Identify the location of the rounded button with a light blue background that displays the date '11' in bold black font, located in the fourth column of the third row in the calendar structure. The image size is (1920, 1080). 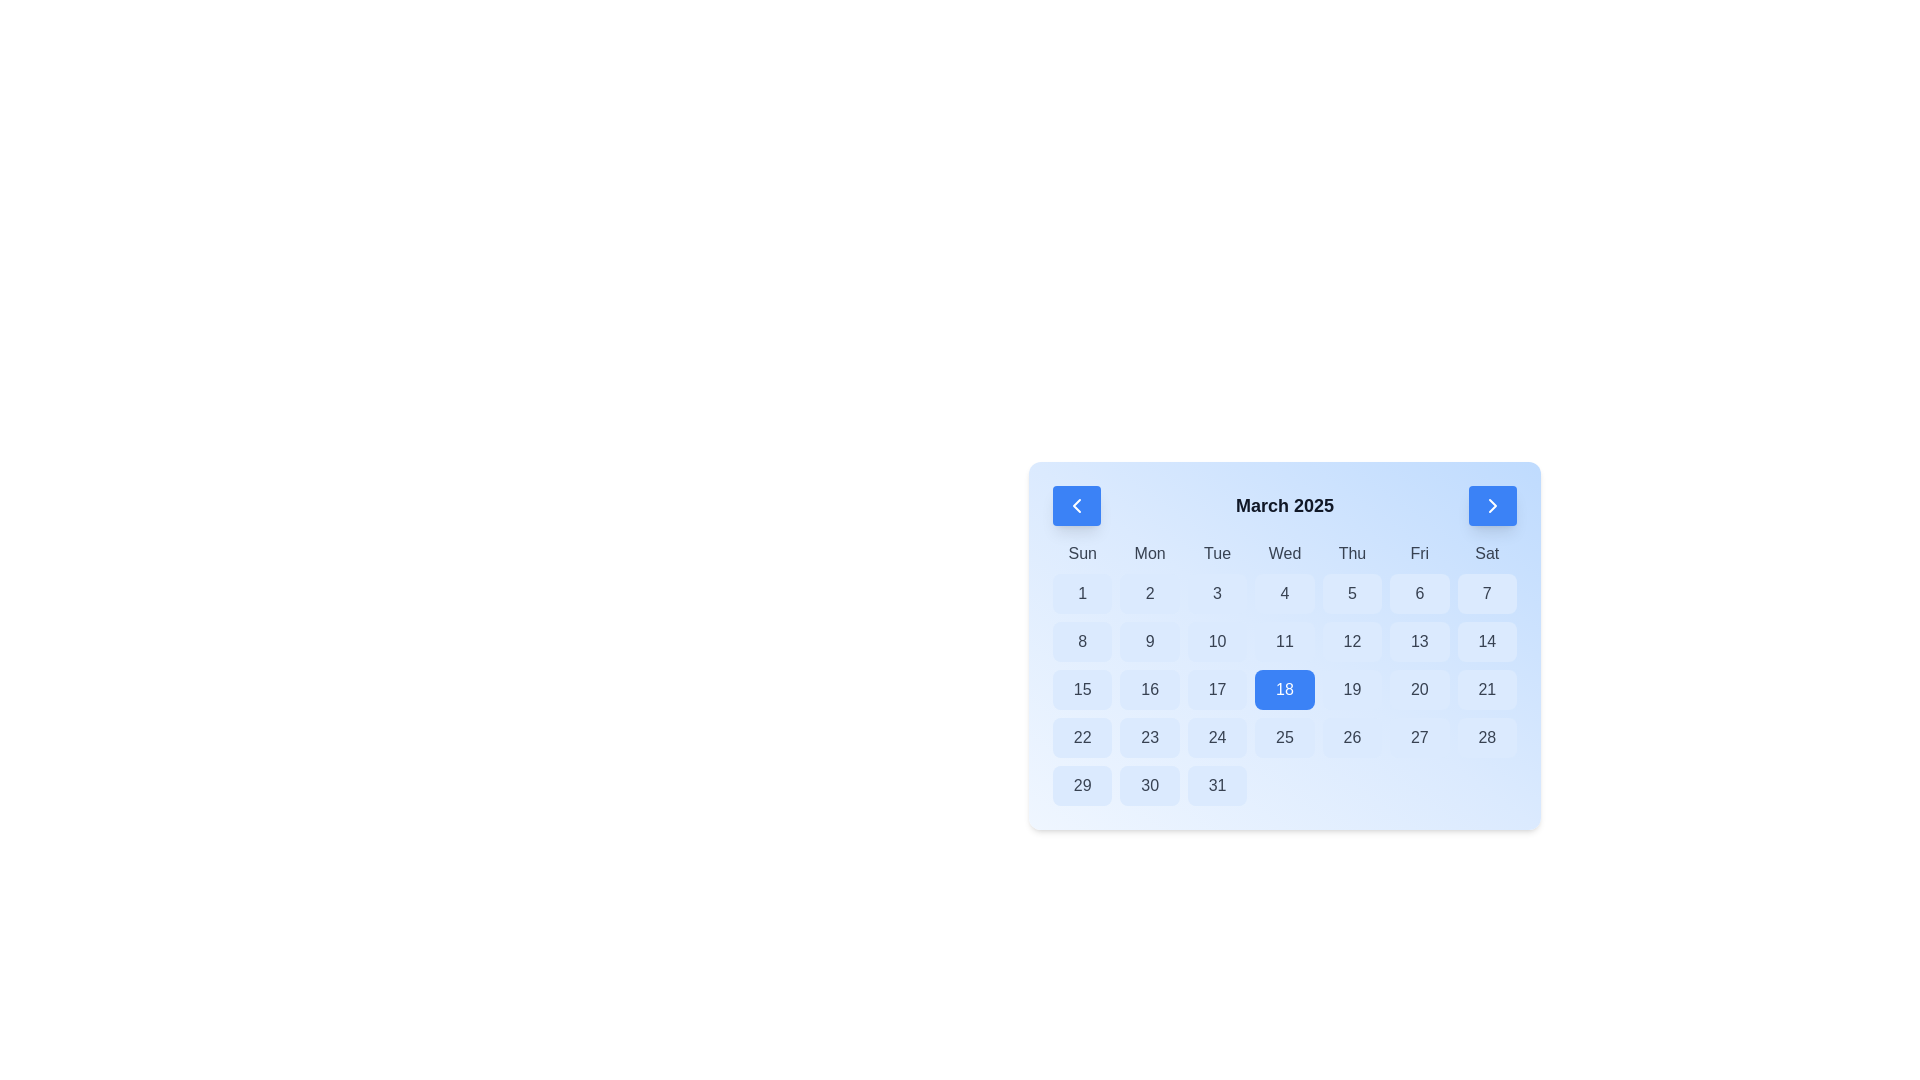
(1285, 641).